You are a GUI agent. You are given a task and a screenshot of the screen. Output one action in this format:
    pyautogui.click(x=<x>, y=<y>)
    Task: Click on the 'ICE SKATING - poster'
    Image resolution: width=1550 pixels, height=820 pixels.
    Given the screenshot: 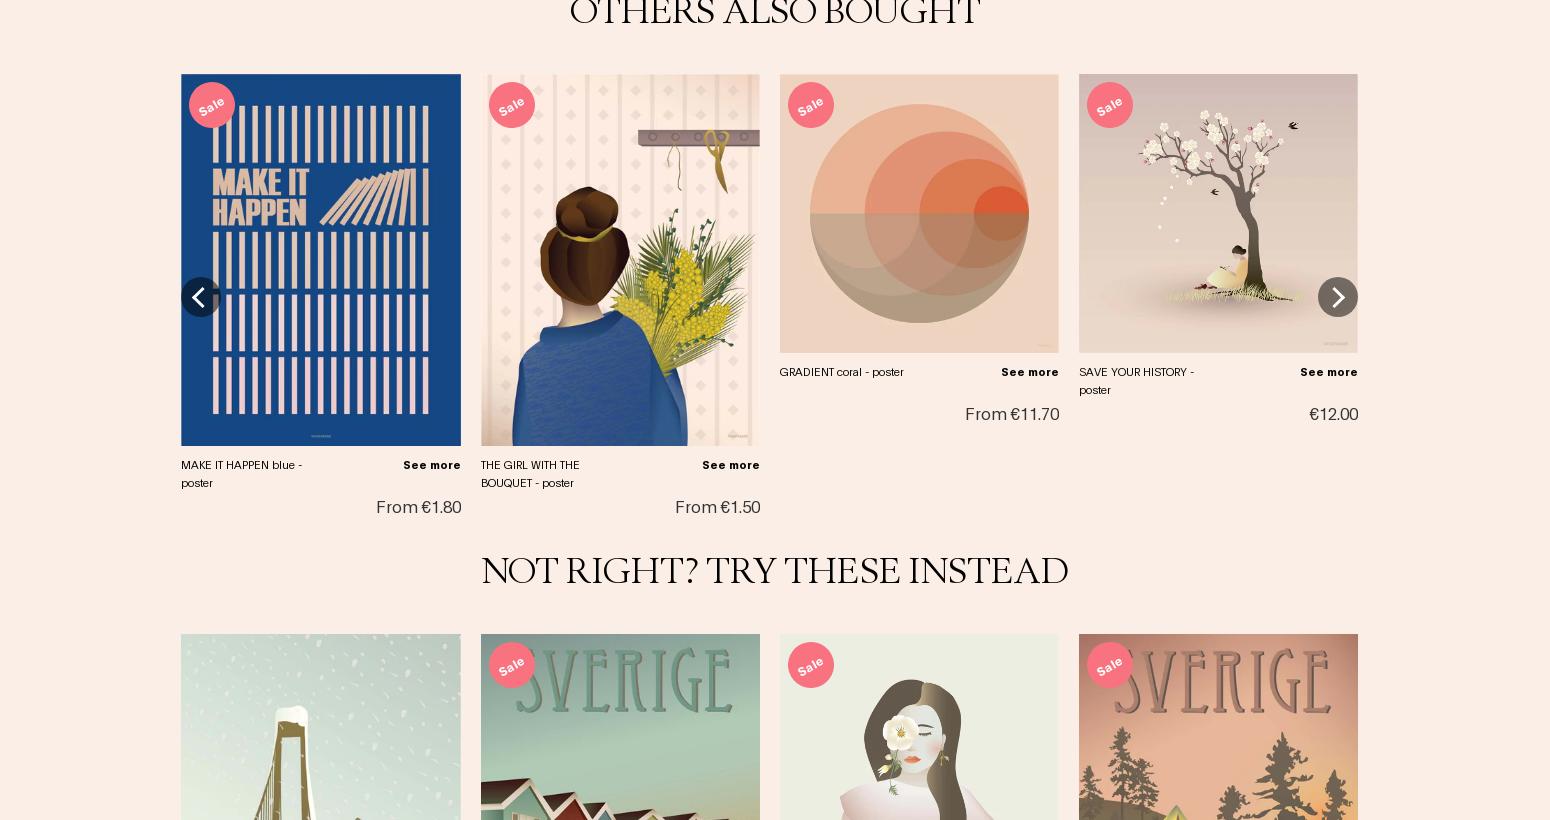 What is the action you would take?
    pyautogui.click(x=1431, y=301)
    